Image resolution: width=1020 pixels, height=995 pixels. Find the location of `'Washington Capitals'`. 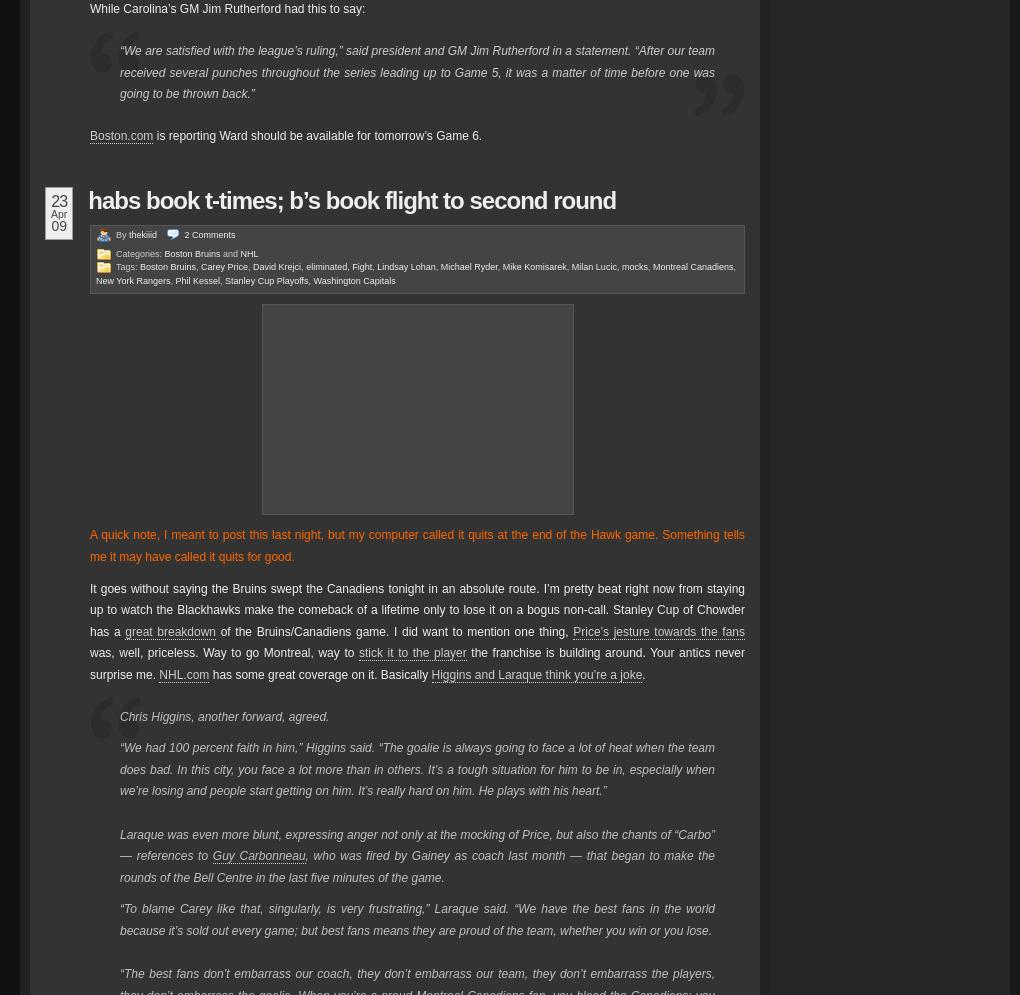

'Washington Capitals' is located at coordinates (353, 278).